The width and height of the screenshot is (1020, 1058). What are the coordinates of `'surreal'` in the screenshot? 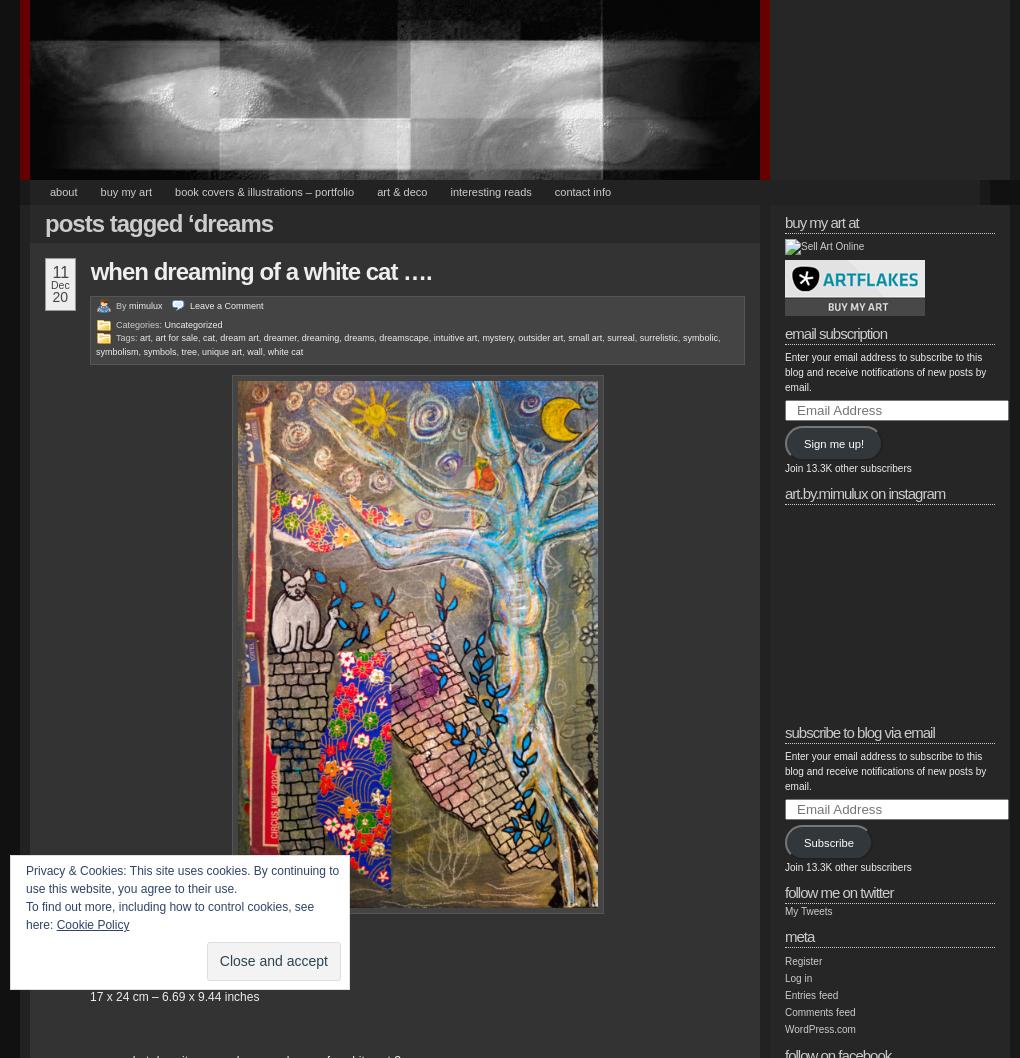 It's located at (619, 337).